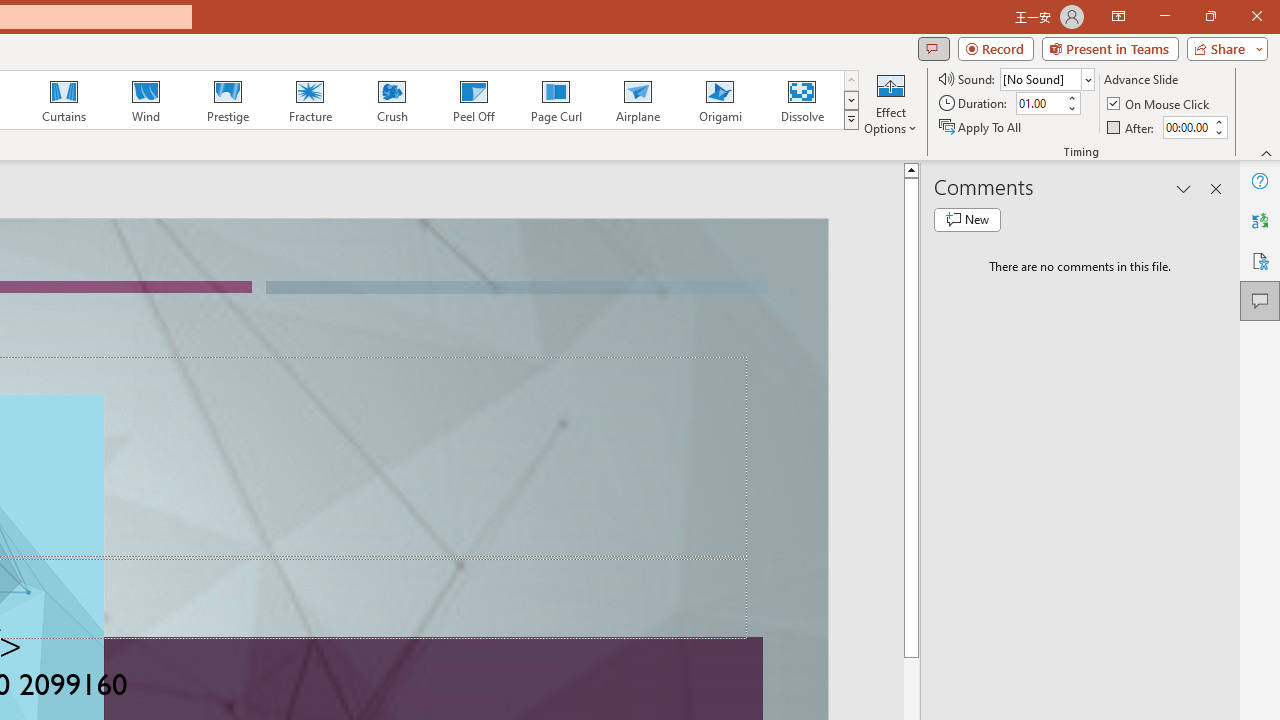 This screenshot has height=720, width=1280. Describe the element at coordinates (227, 100) in the screenshot. I see `'Prestige'` at that location.